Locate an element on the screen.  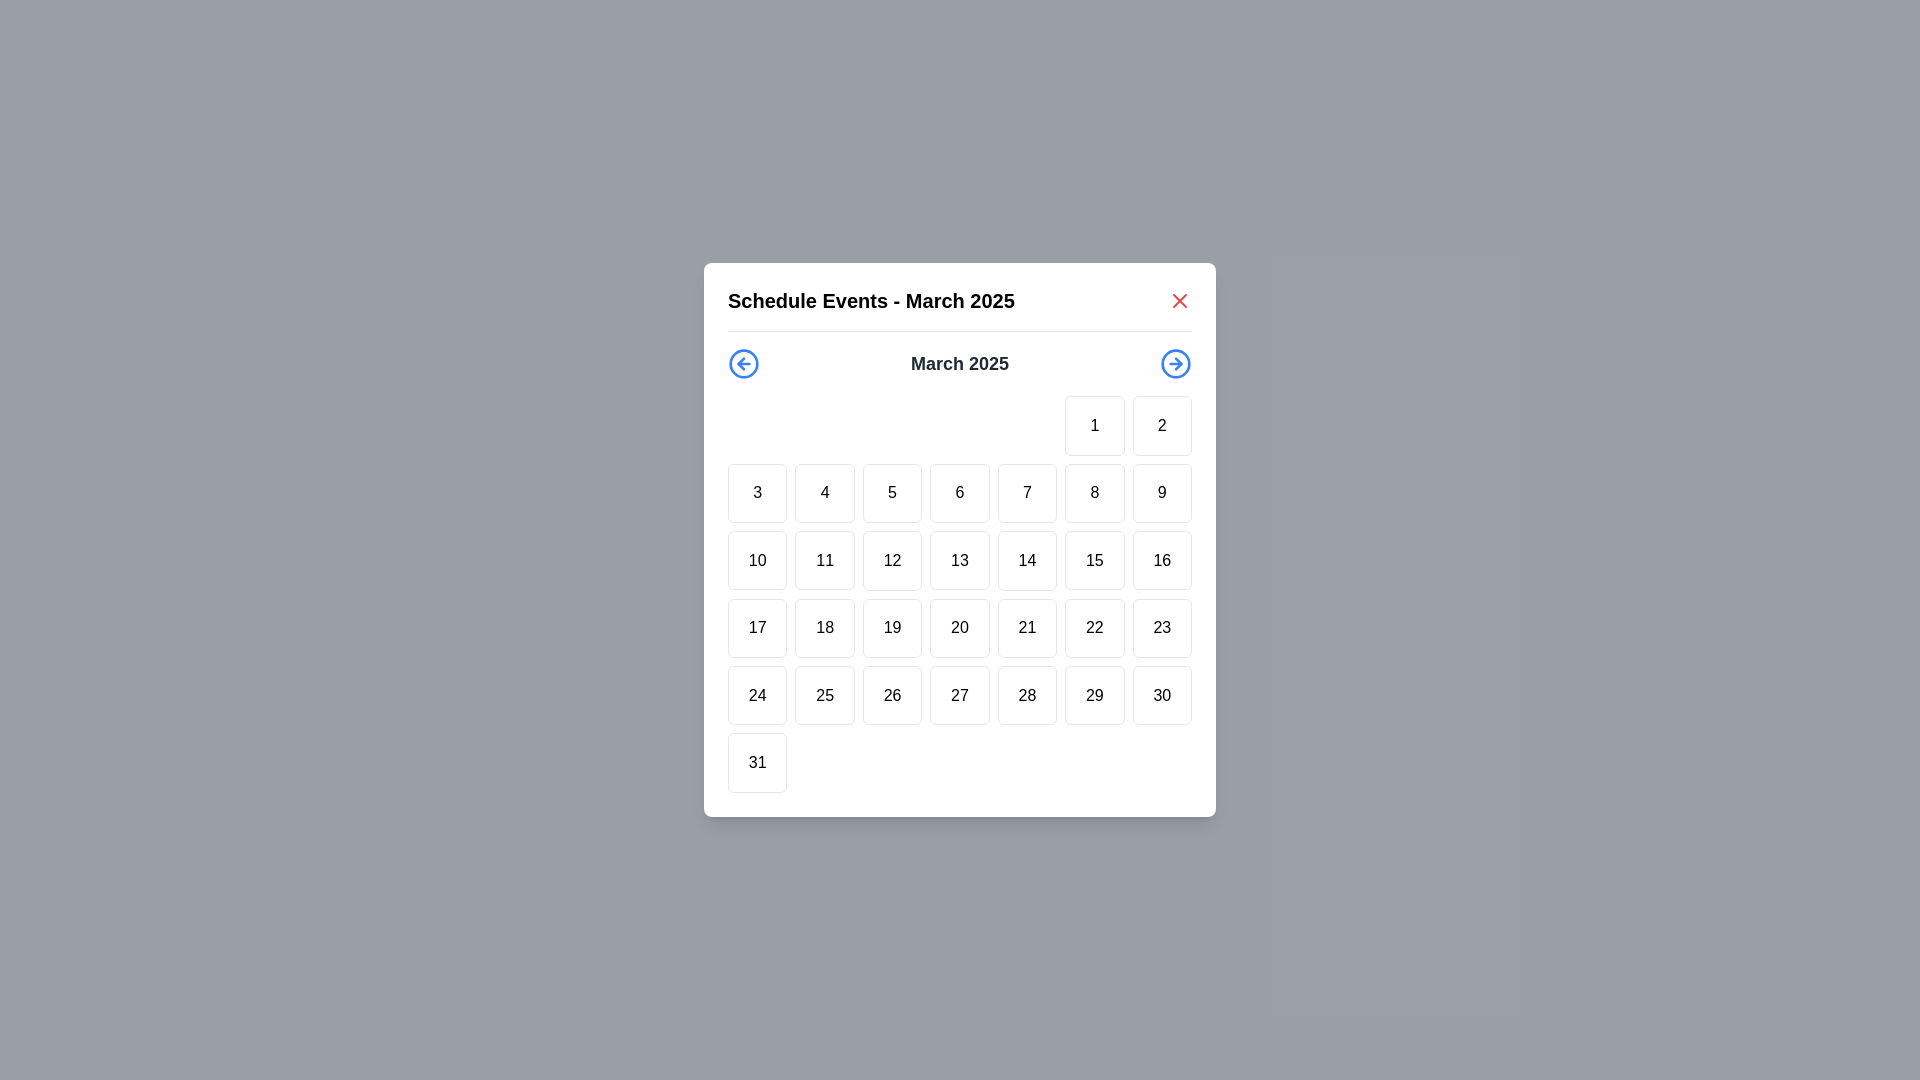
the square-shaped button with a white background and the black number '7' centered inside, located in the second row of the grid under the modal popover labeled 'Schedule Events - March 2025' is located at coordinates (1027, 493).